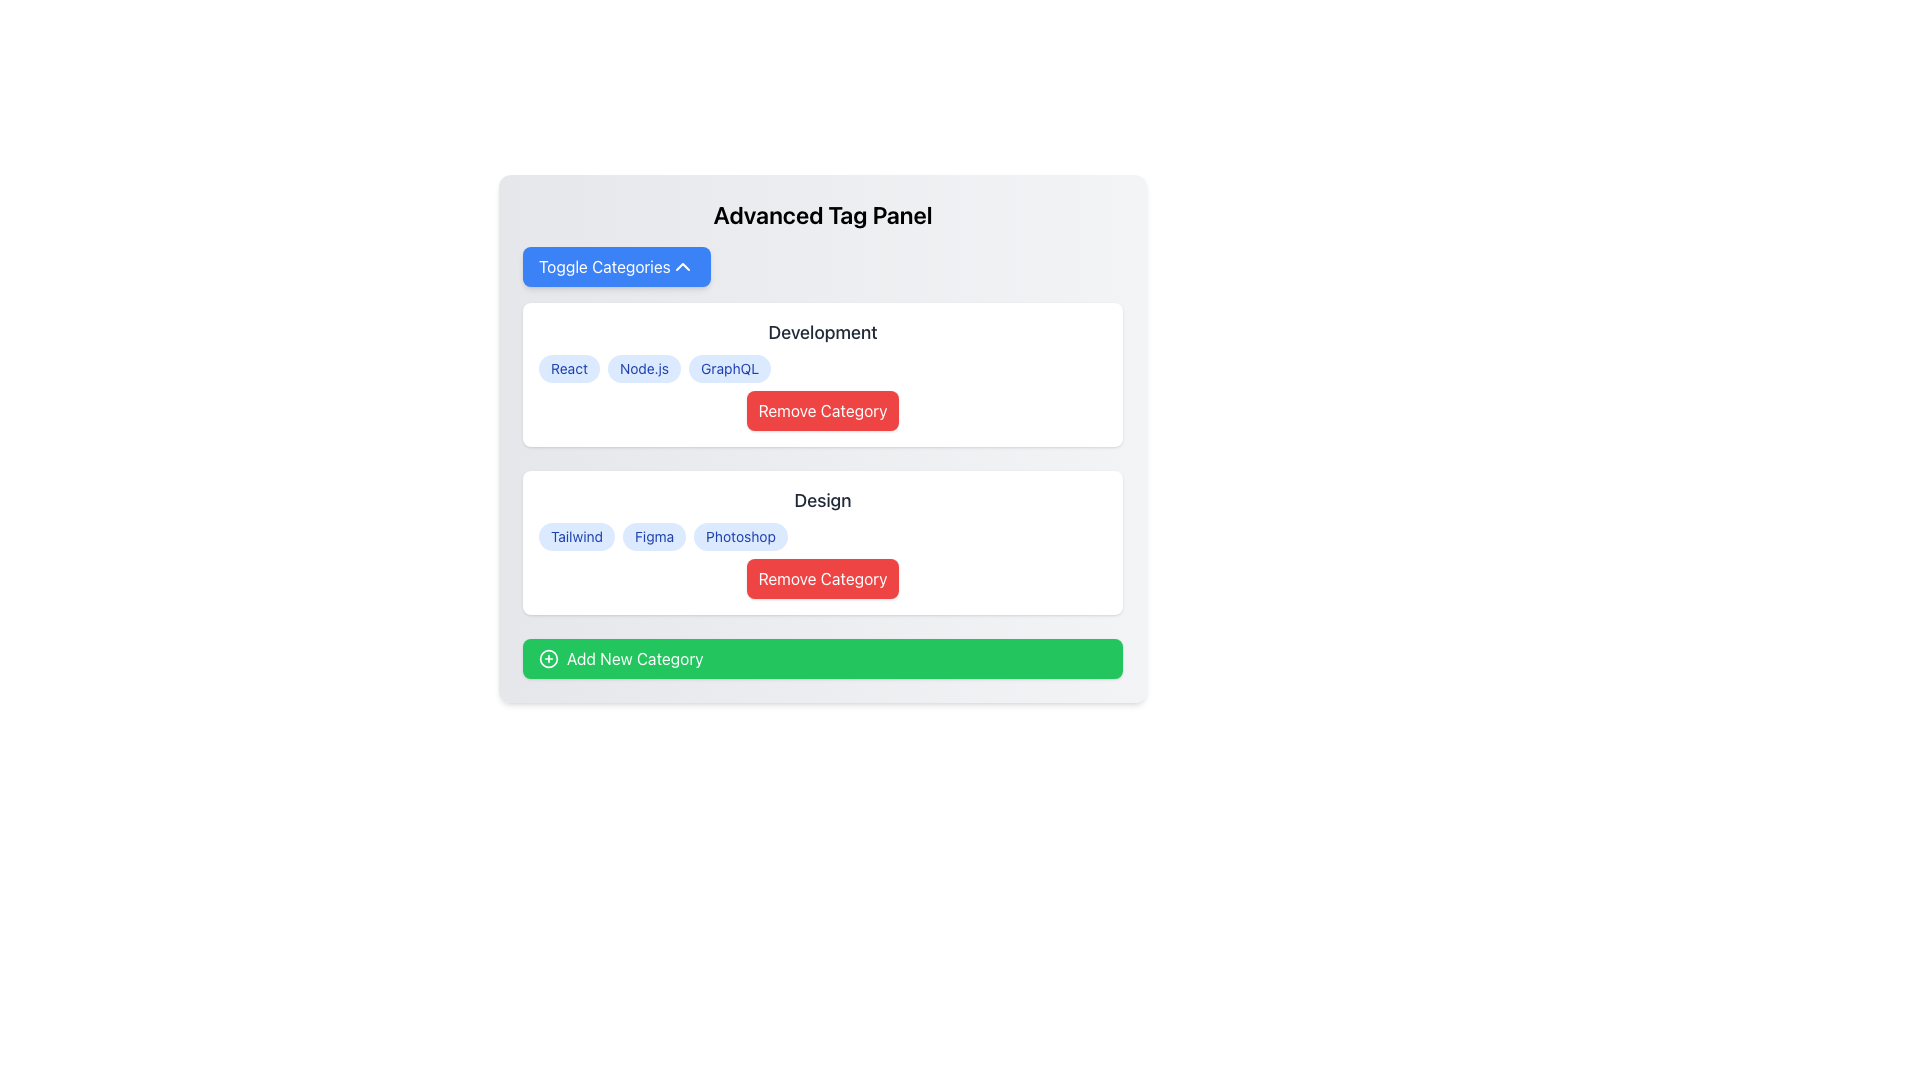 The image size is (1920, 1080). Describe the element at coordinates (568, 369) in the screenshot. I see `the 'React' tag, which is the first badge in the horizontal group under the 'Development' category` at that location.